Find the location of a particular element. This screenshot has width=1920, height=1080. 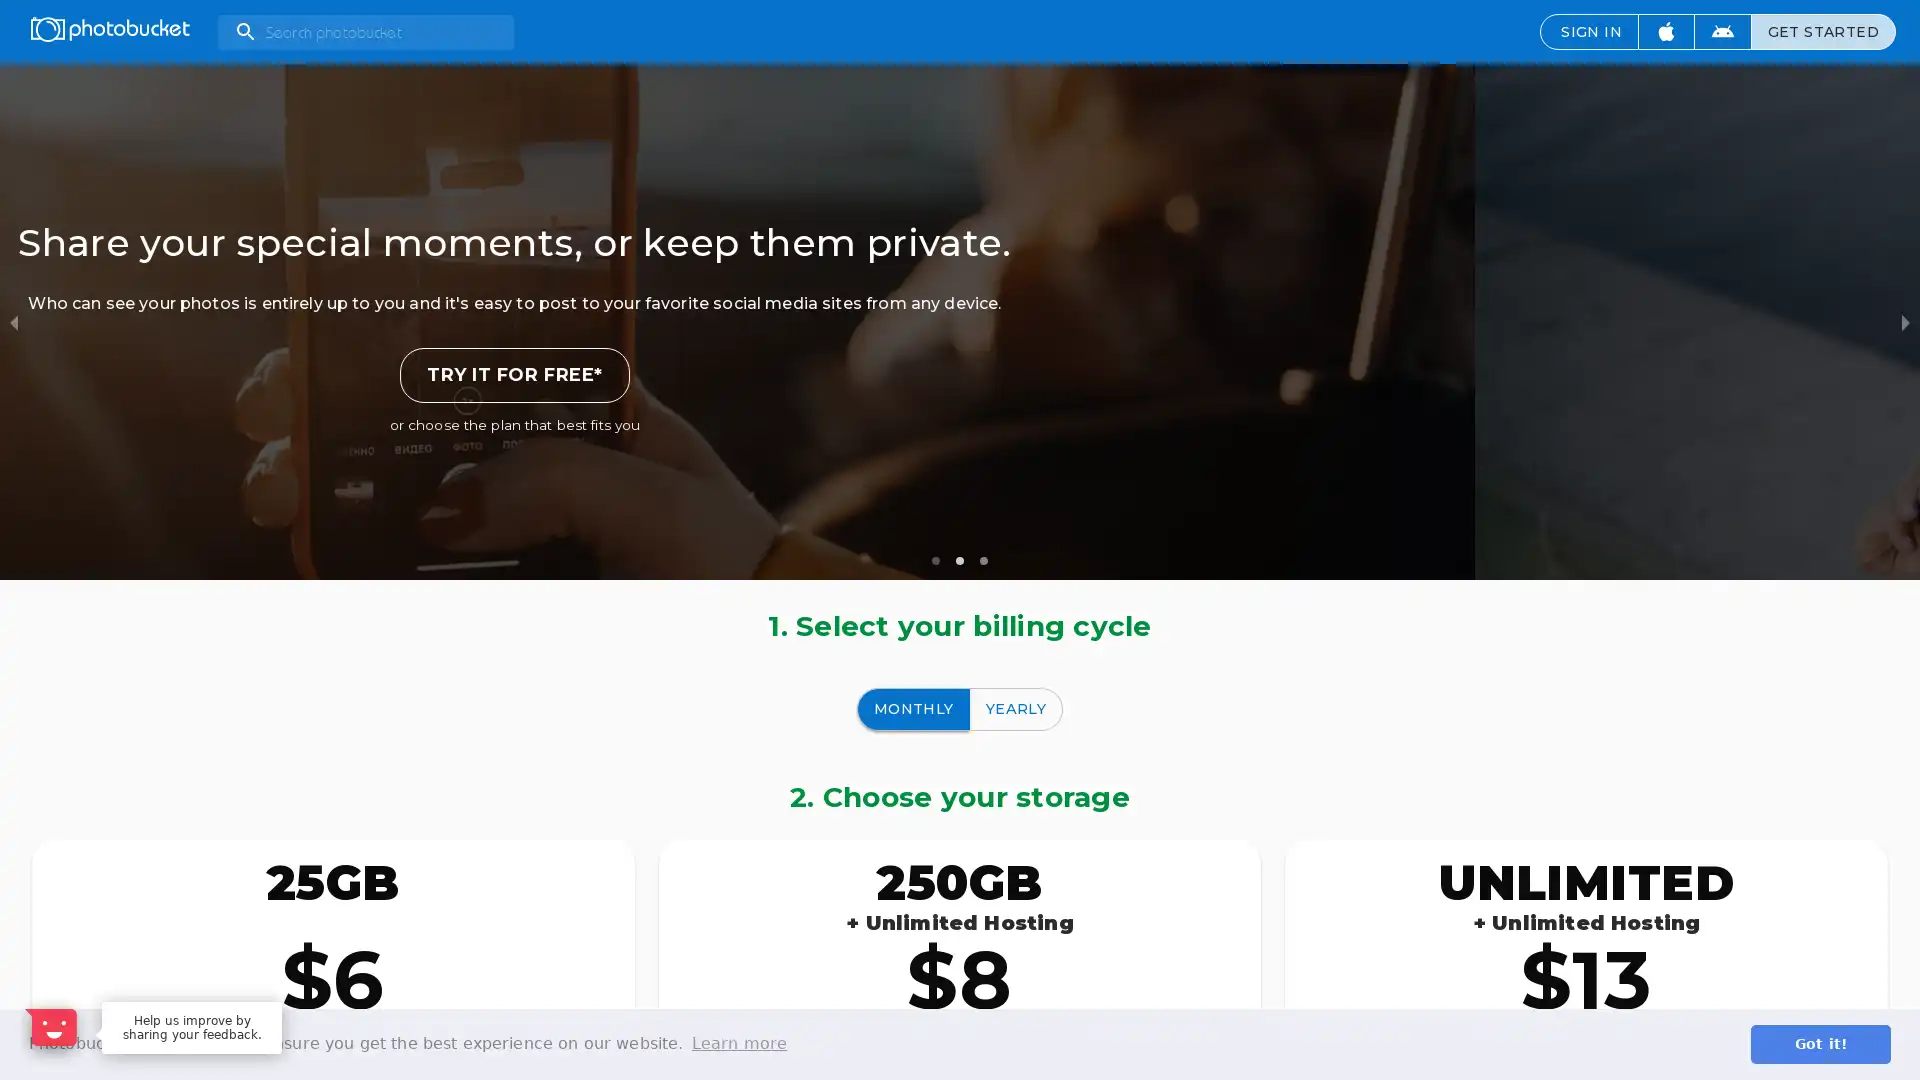

SIGN IN is located at coordinates (1587, 31).